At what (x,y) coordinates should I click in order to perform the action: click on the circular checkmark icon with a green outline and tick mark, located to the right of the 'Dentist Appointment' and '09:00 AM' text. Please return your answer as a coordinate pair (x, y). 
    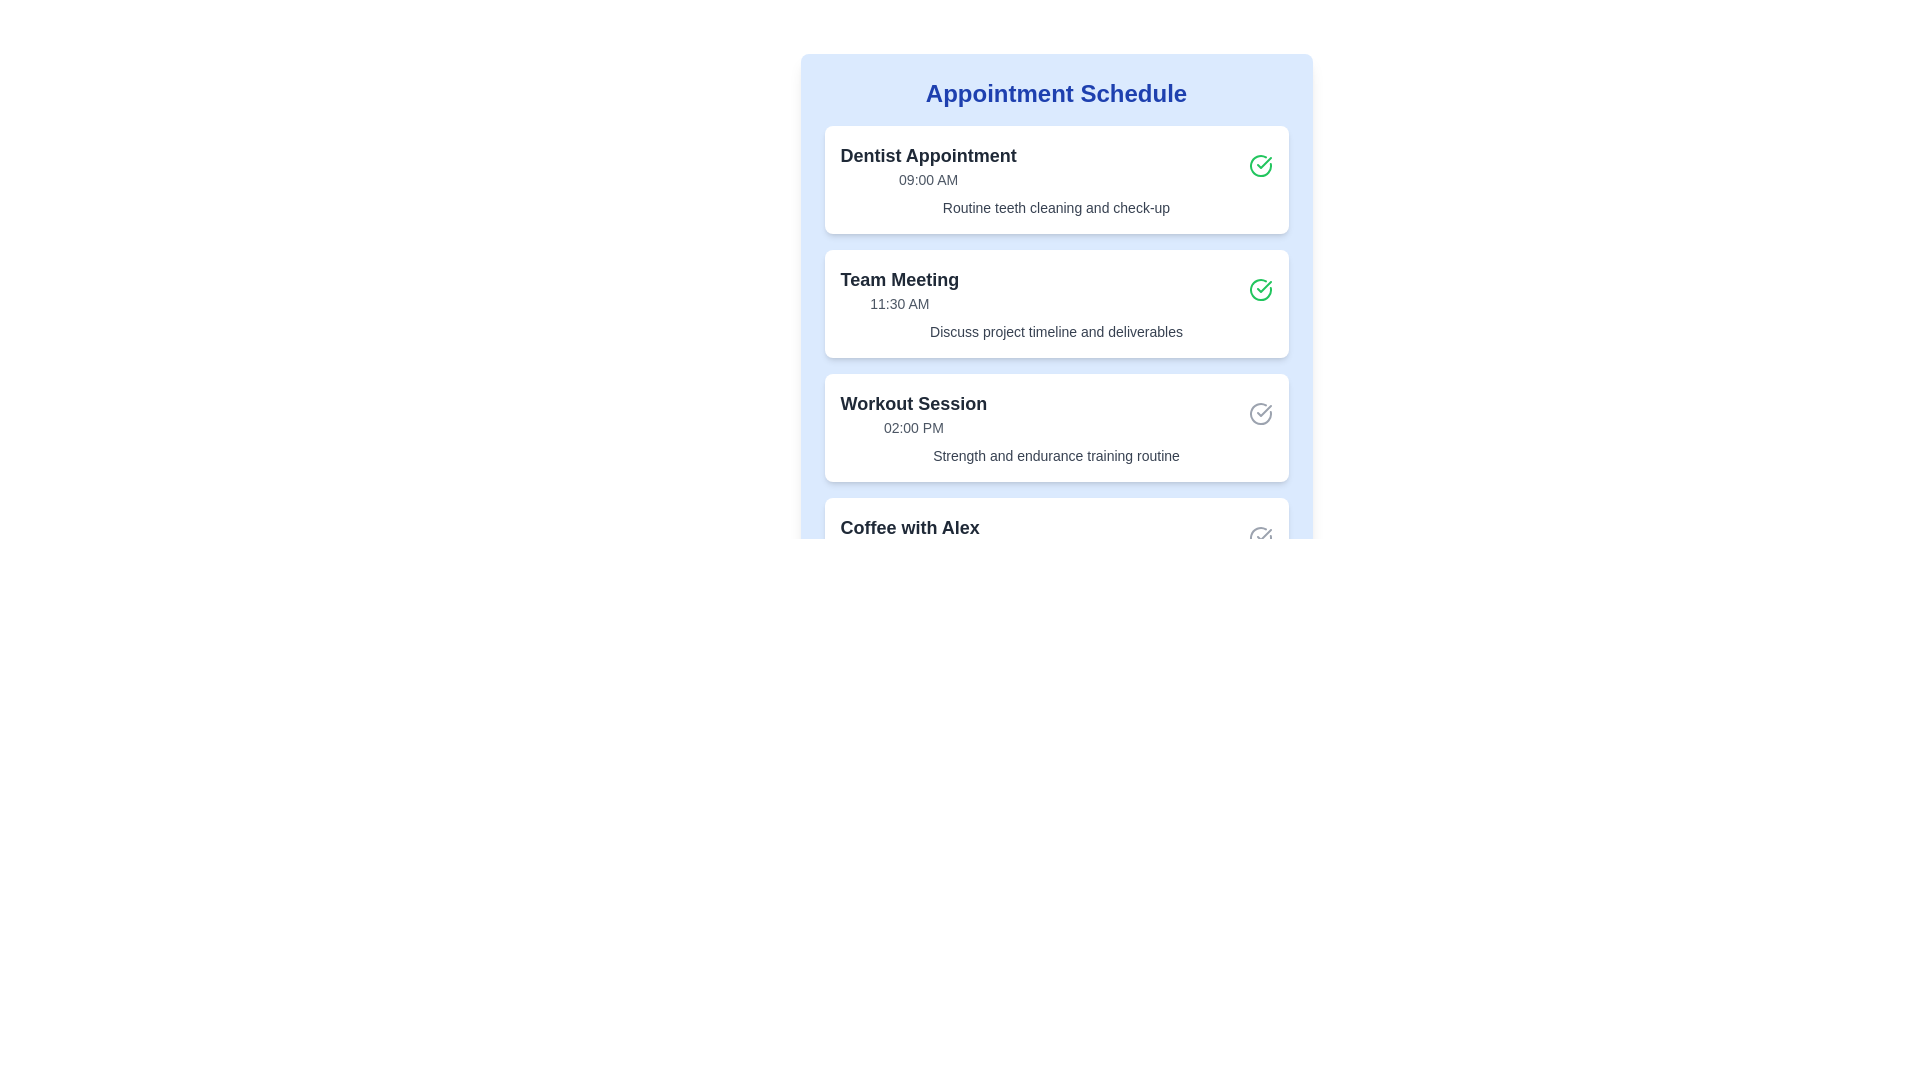
    Looking at the image, I should click on (1259, 164).